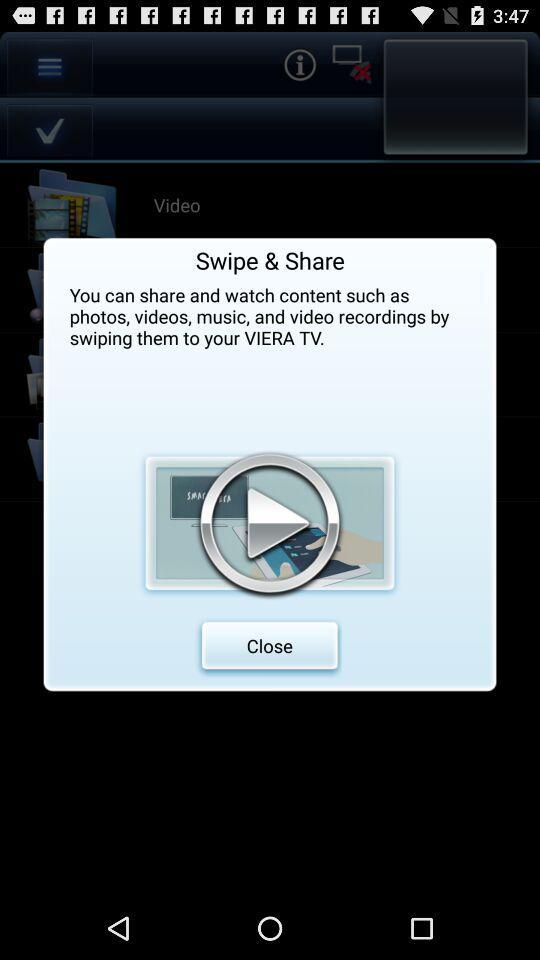 This screenshot has width=540, height=960. Describe the element at coordinates (50, 71) in the screenshot. I see `the menu icon` at that location.